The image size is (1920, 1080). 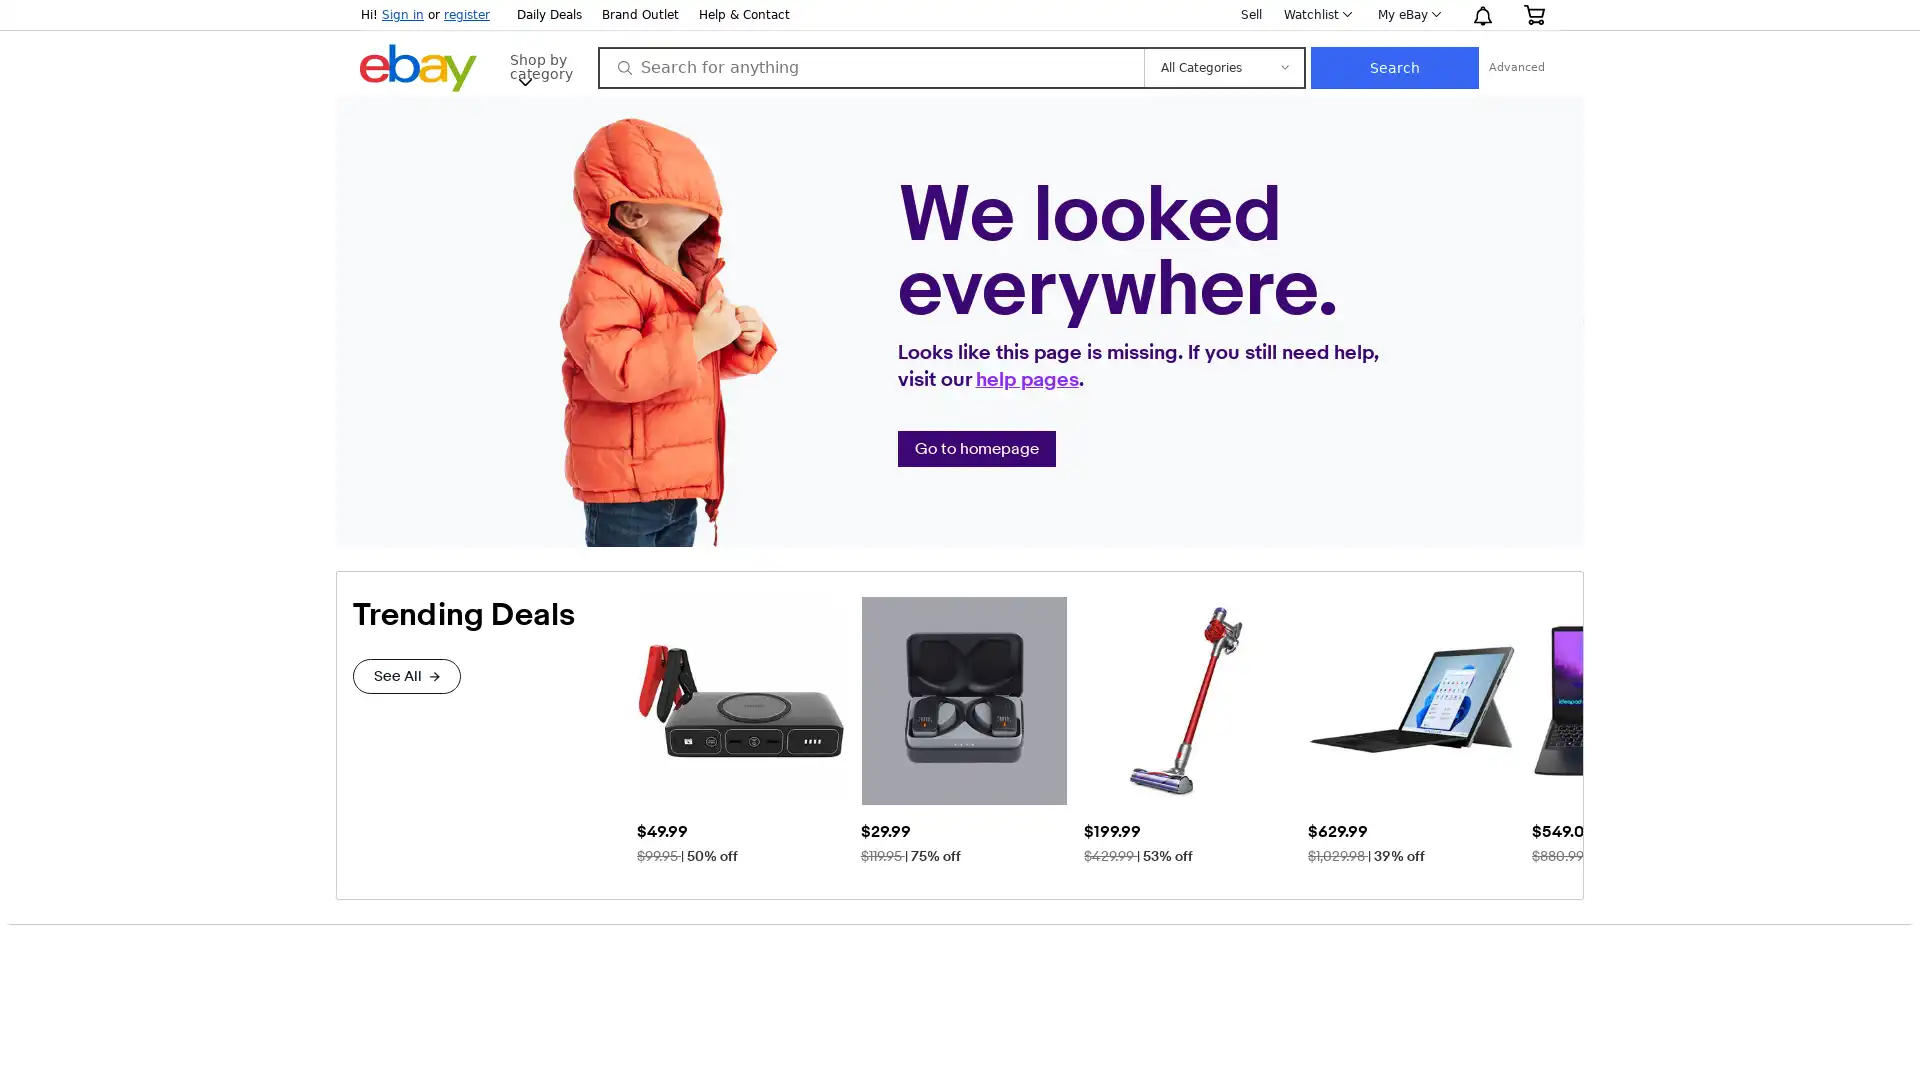 I want to click on Previous Slide, so click(x=652, y=729).